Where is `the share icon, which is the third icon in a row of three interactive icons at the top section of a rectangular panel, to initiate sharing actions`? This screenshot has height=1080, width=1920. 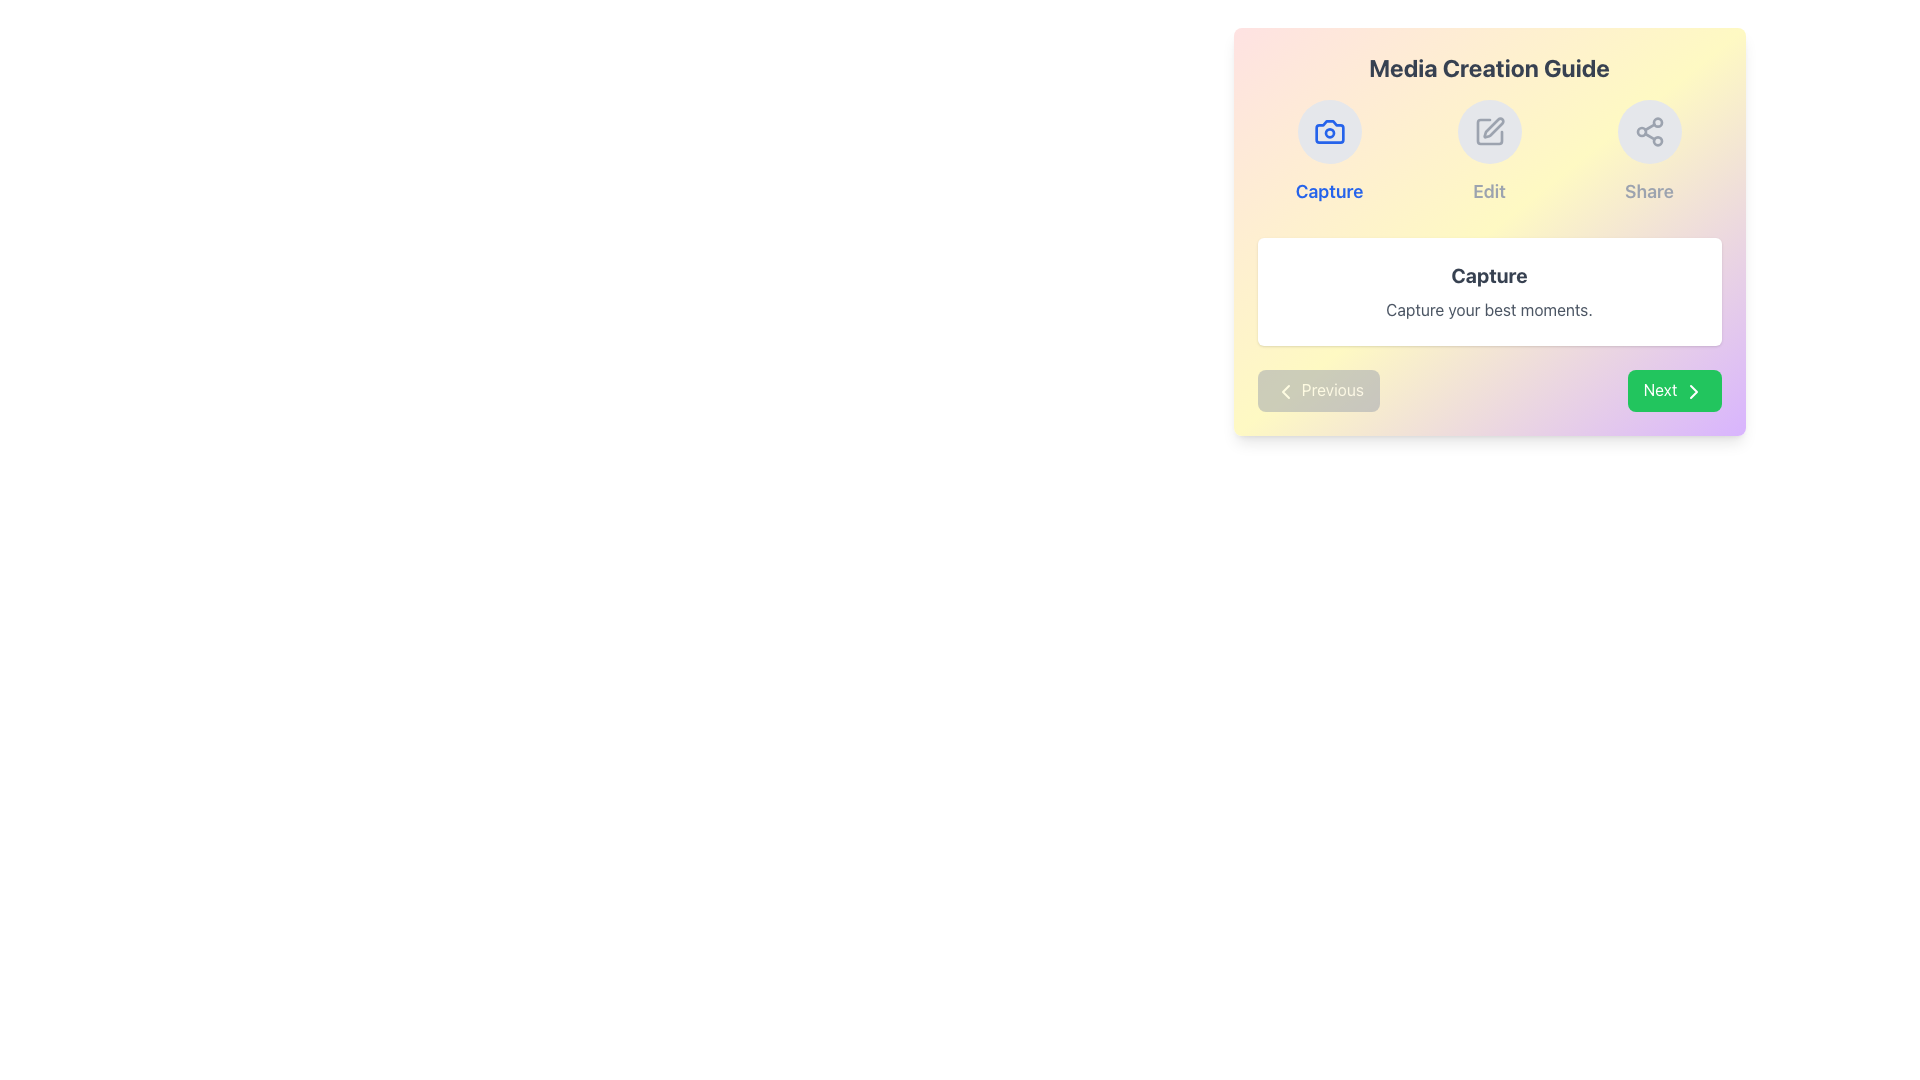
the share icon, which is the third icon in a row of three interactive icons at the top section of a rectangular panel, to initiate sharing actions is located at coordinates (1649, 131).